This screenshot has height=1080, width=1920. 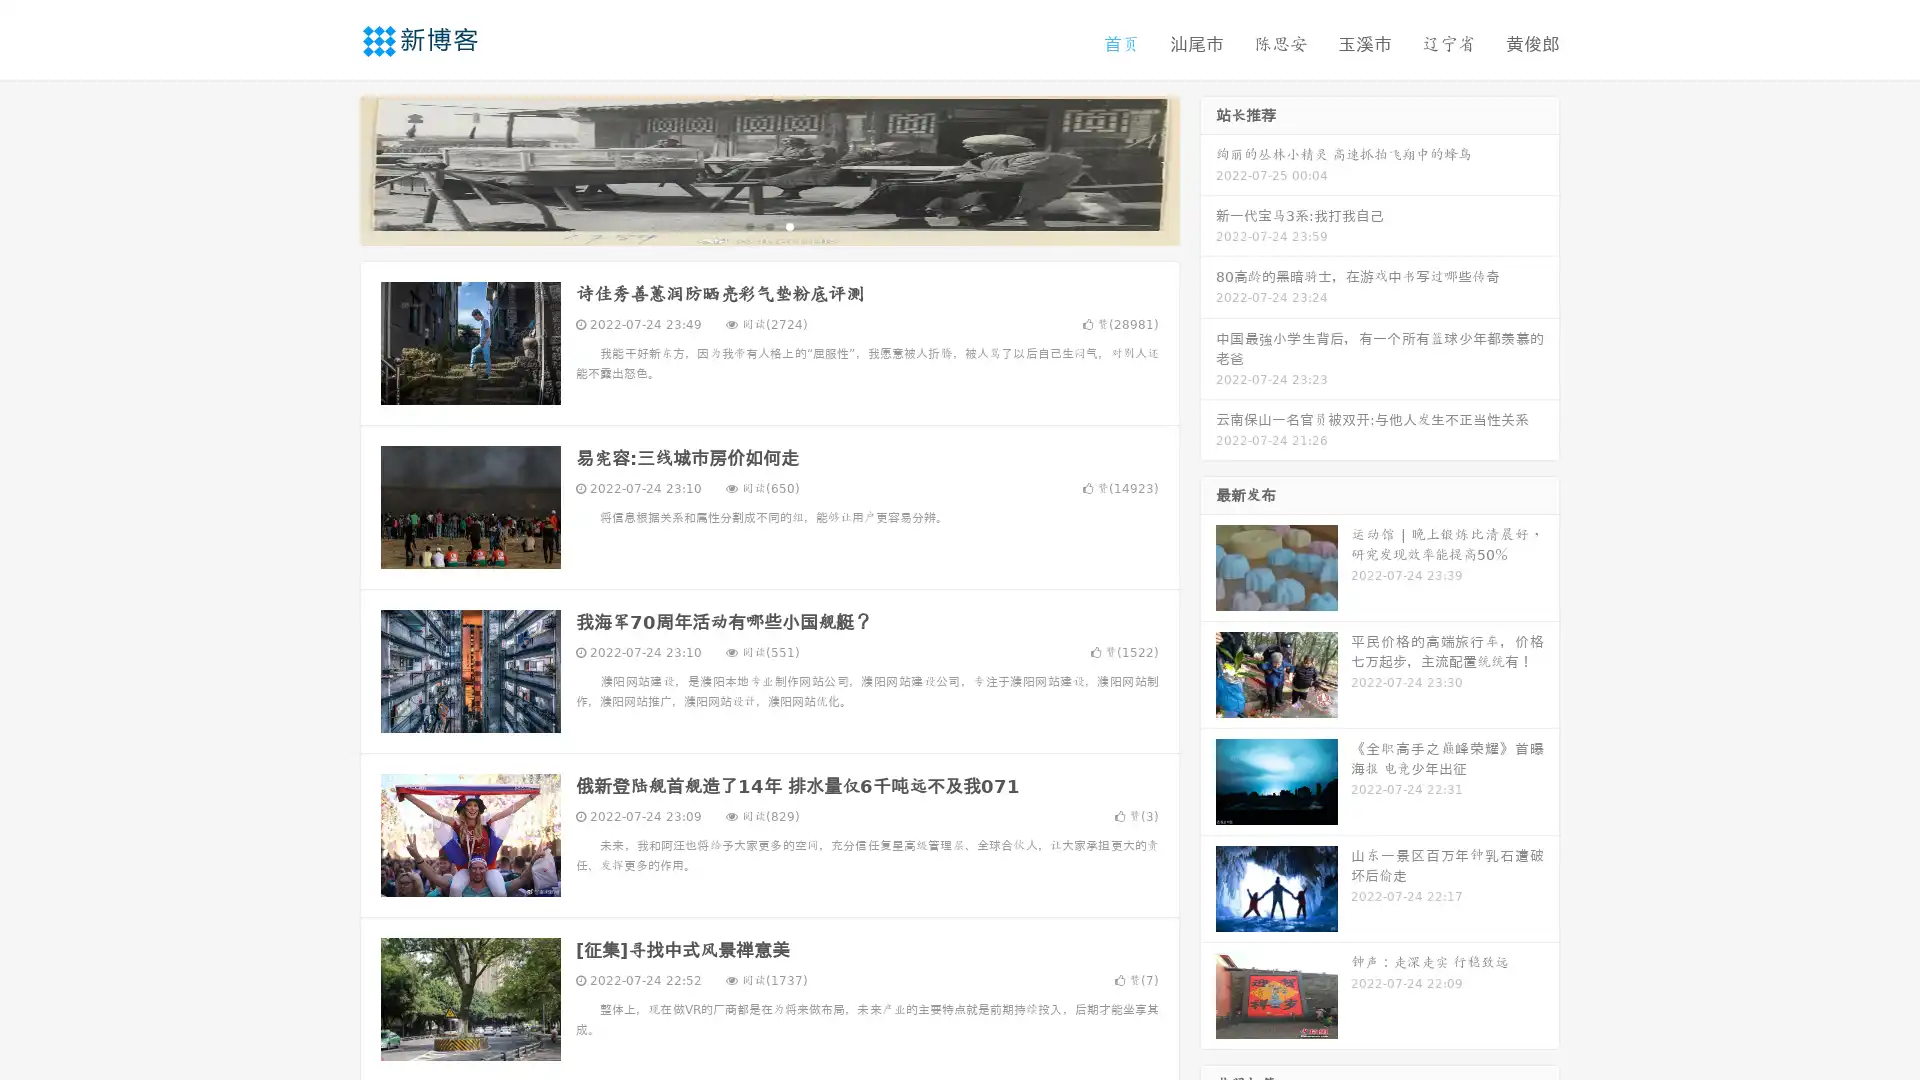 I want to click on Go to slide 1, so click(x=748, y=225).